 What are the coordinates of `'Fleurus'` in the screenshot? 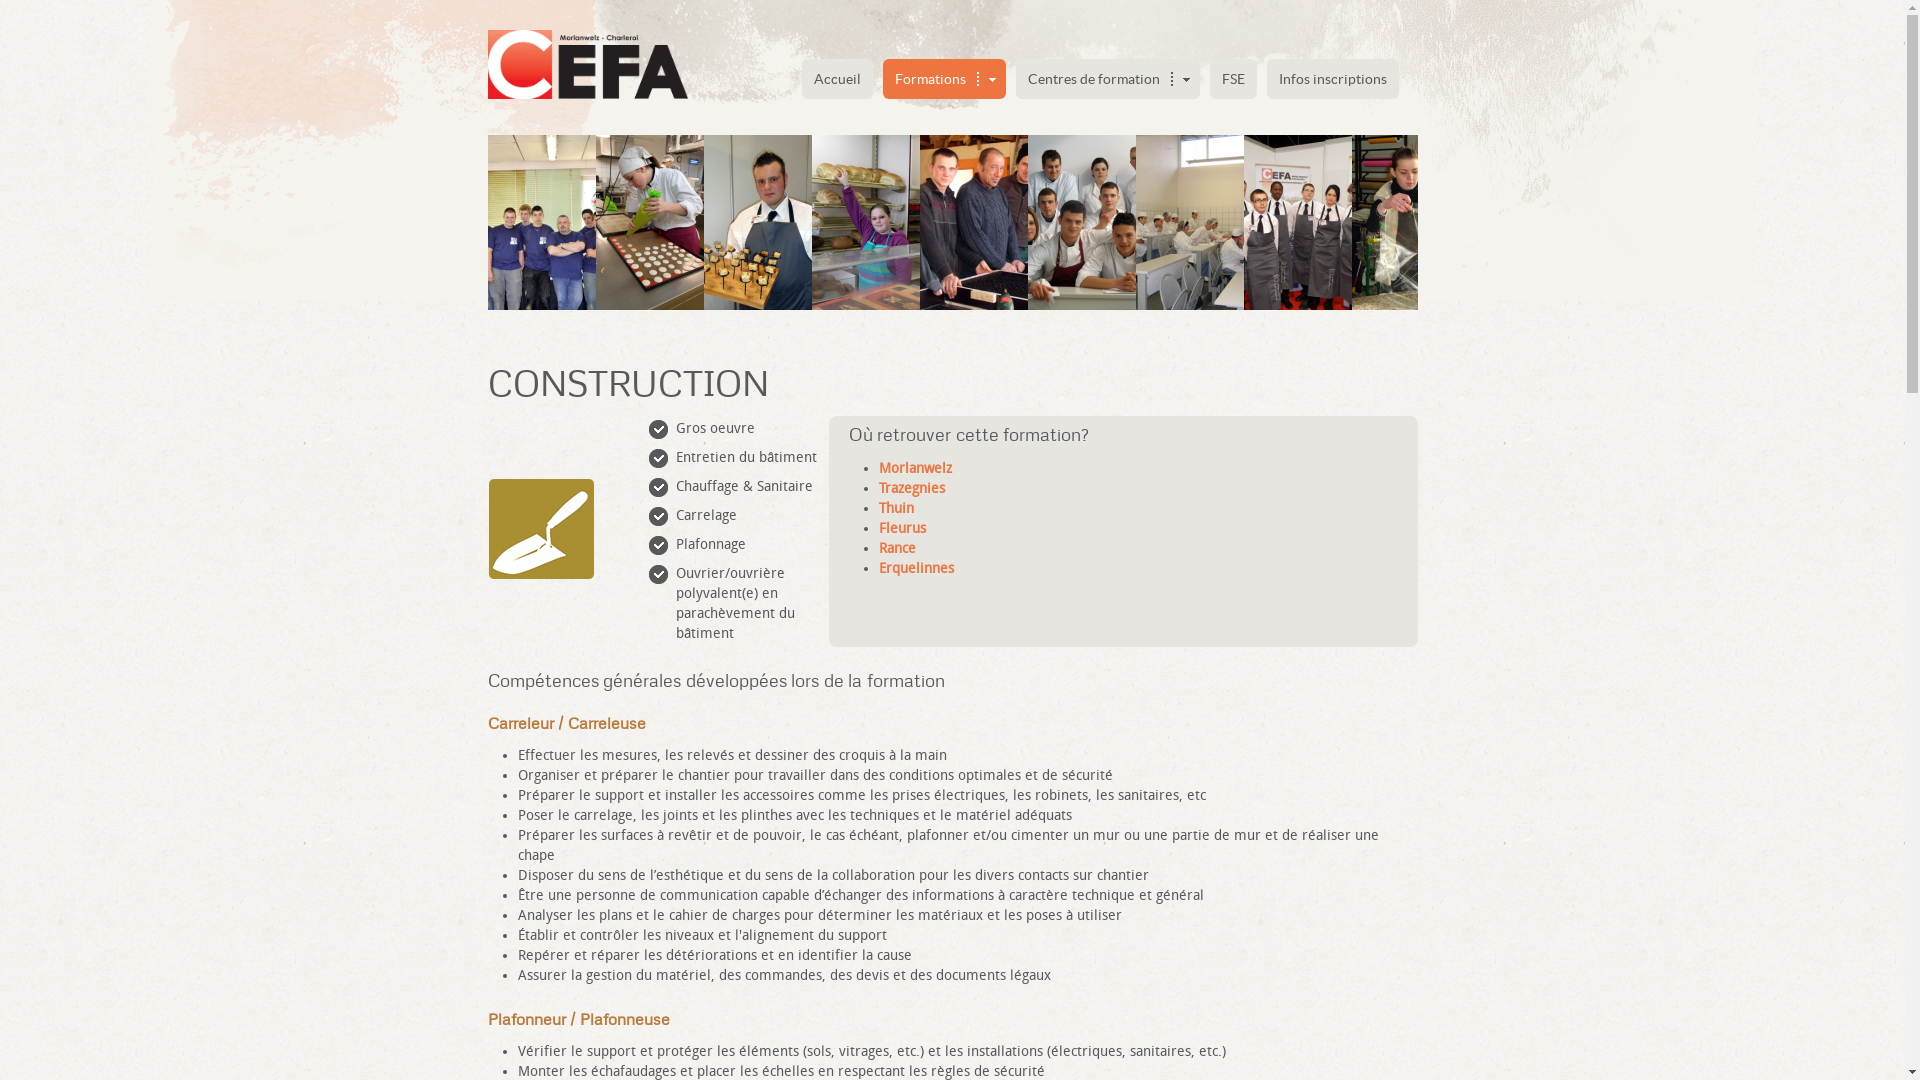 It's located at (901, 527).